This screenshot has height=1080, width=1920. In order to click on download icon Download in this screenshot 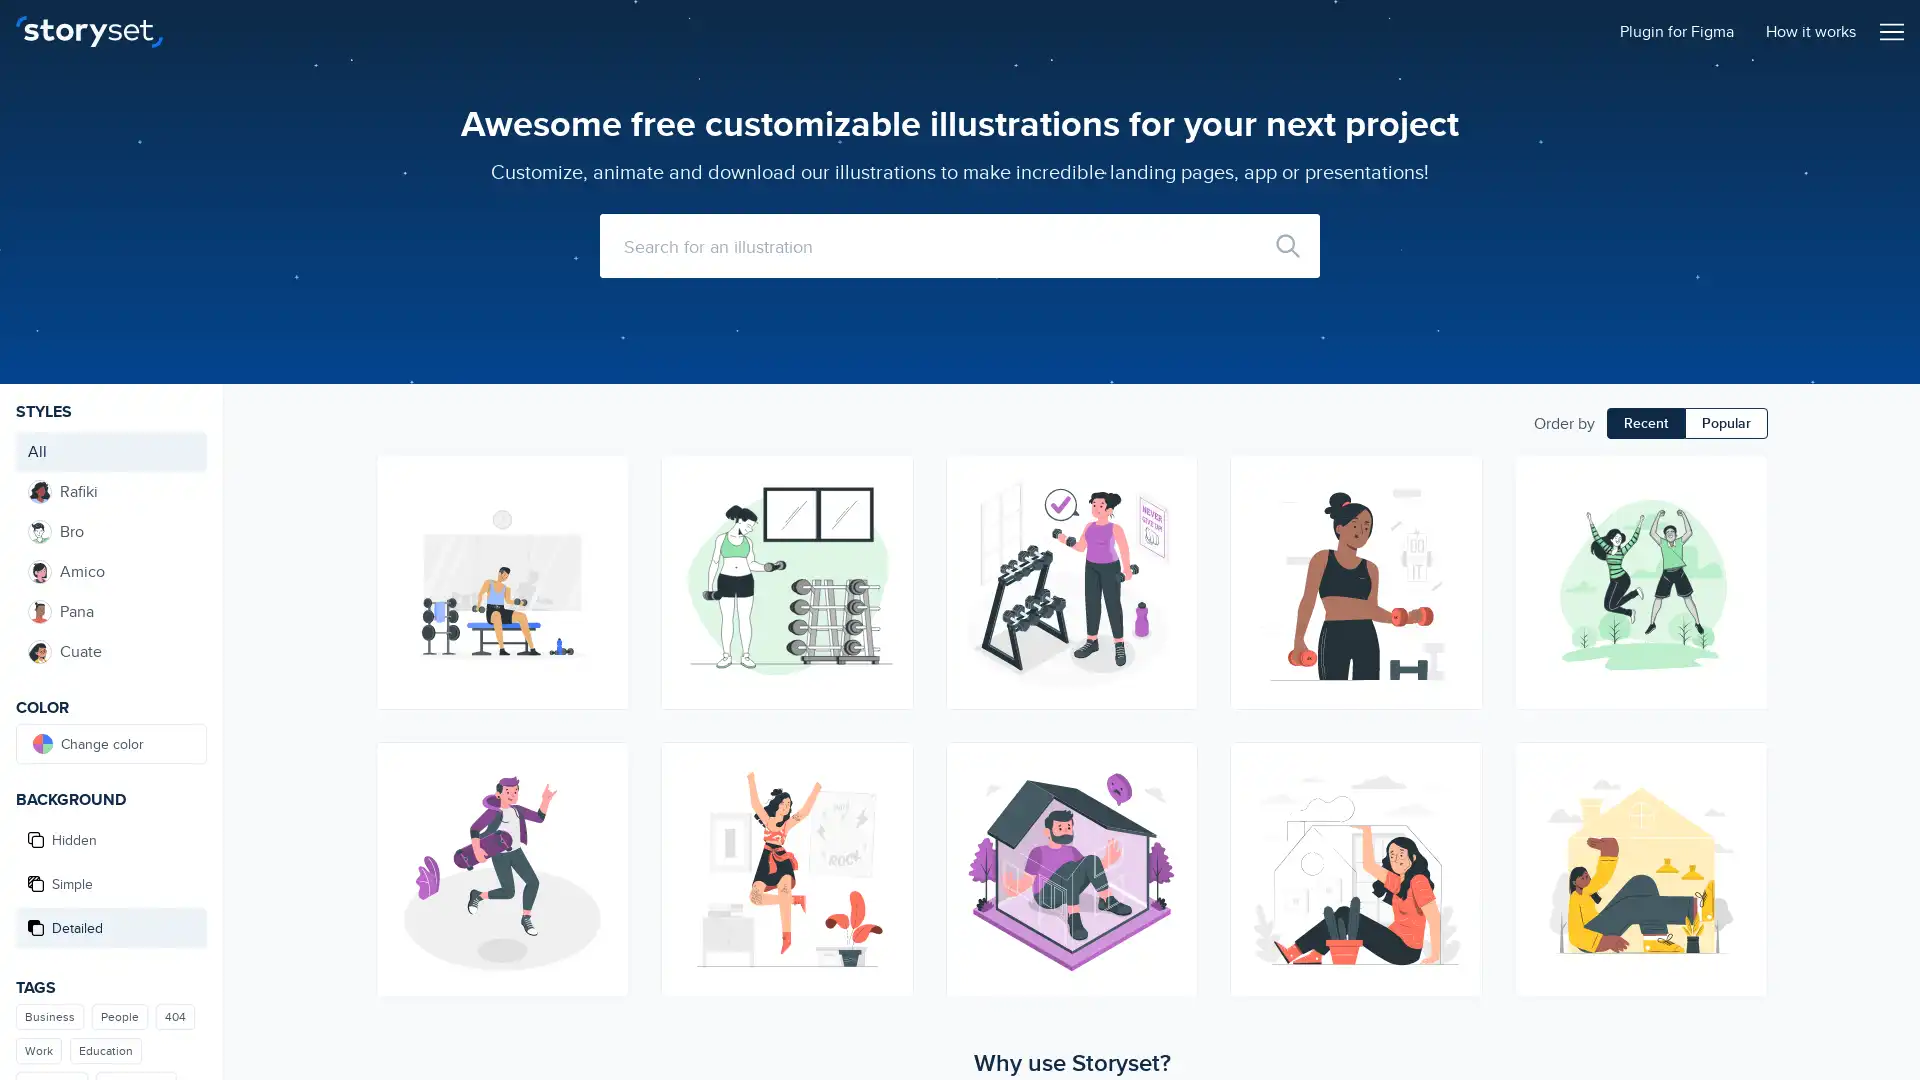, I will do `click(1172, 515)`.